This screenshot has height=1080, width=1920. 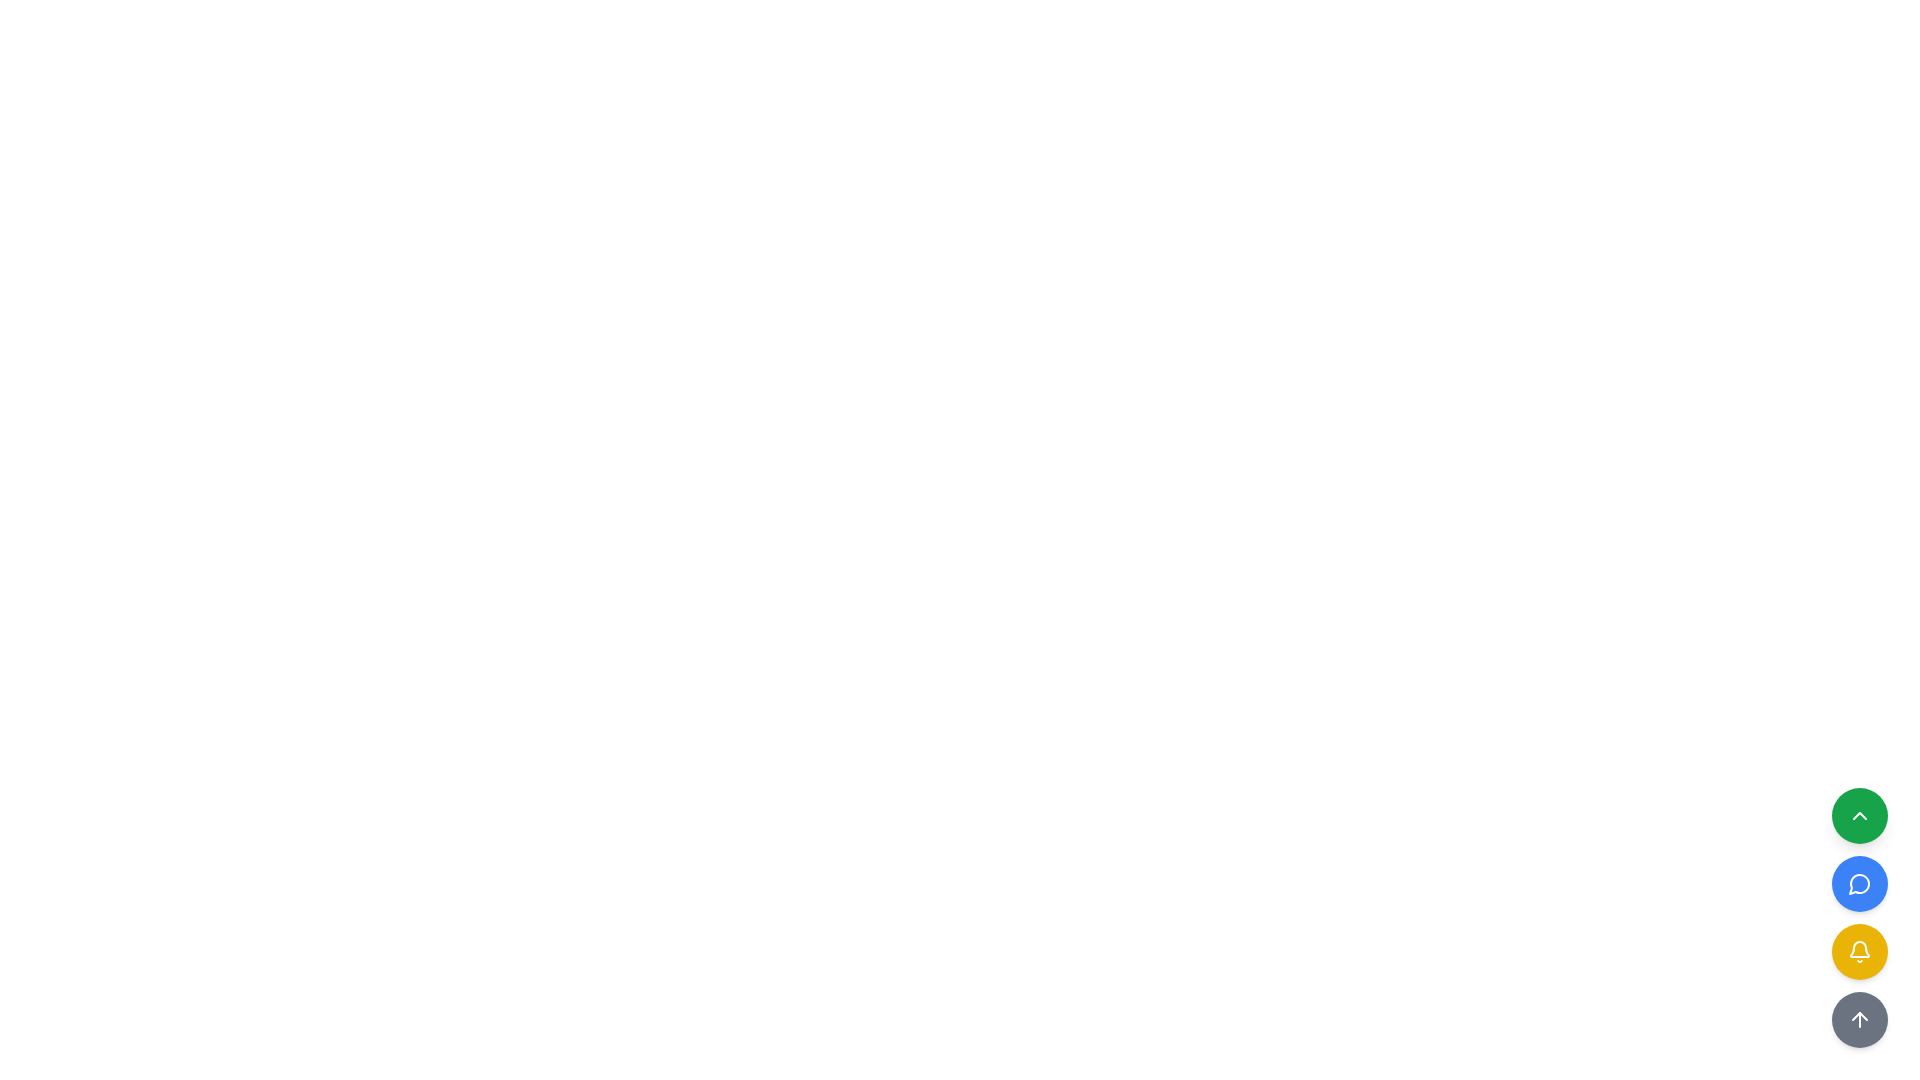 I want to click on the 'scroll to top' button with an arrow icon located centrally within a circular button at the bottom-right of the interface to quickly navigate to the top of the page, so click(x=1859, y=1019).